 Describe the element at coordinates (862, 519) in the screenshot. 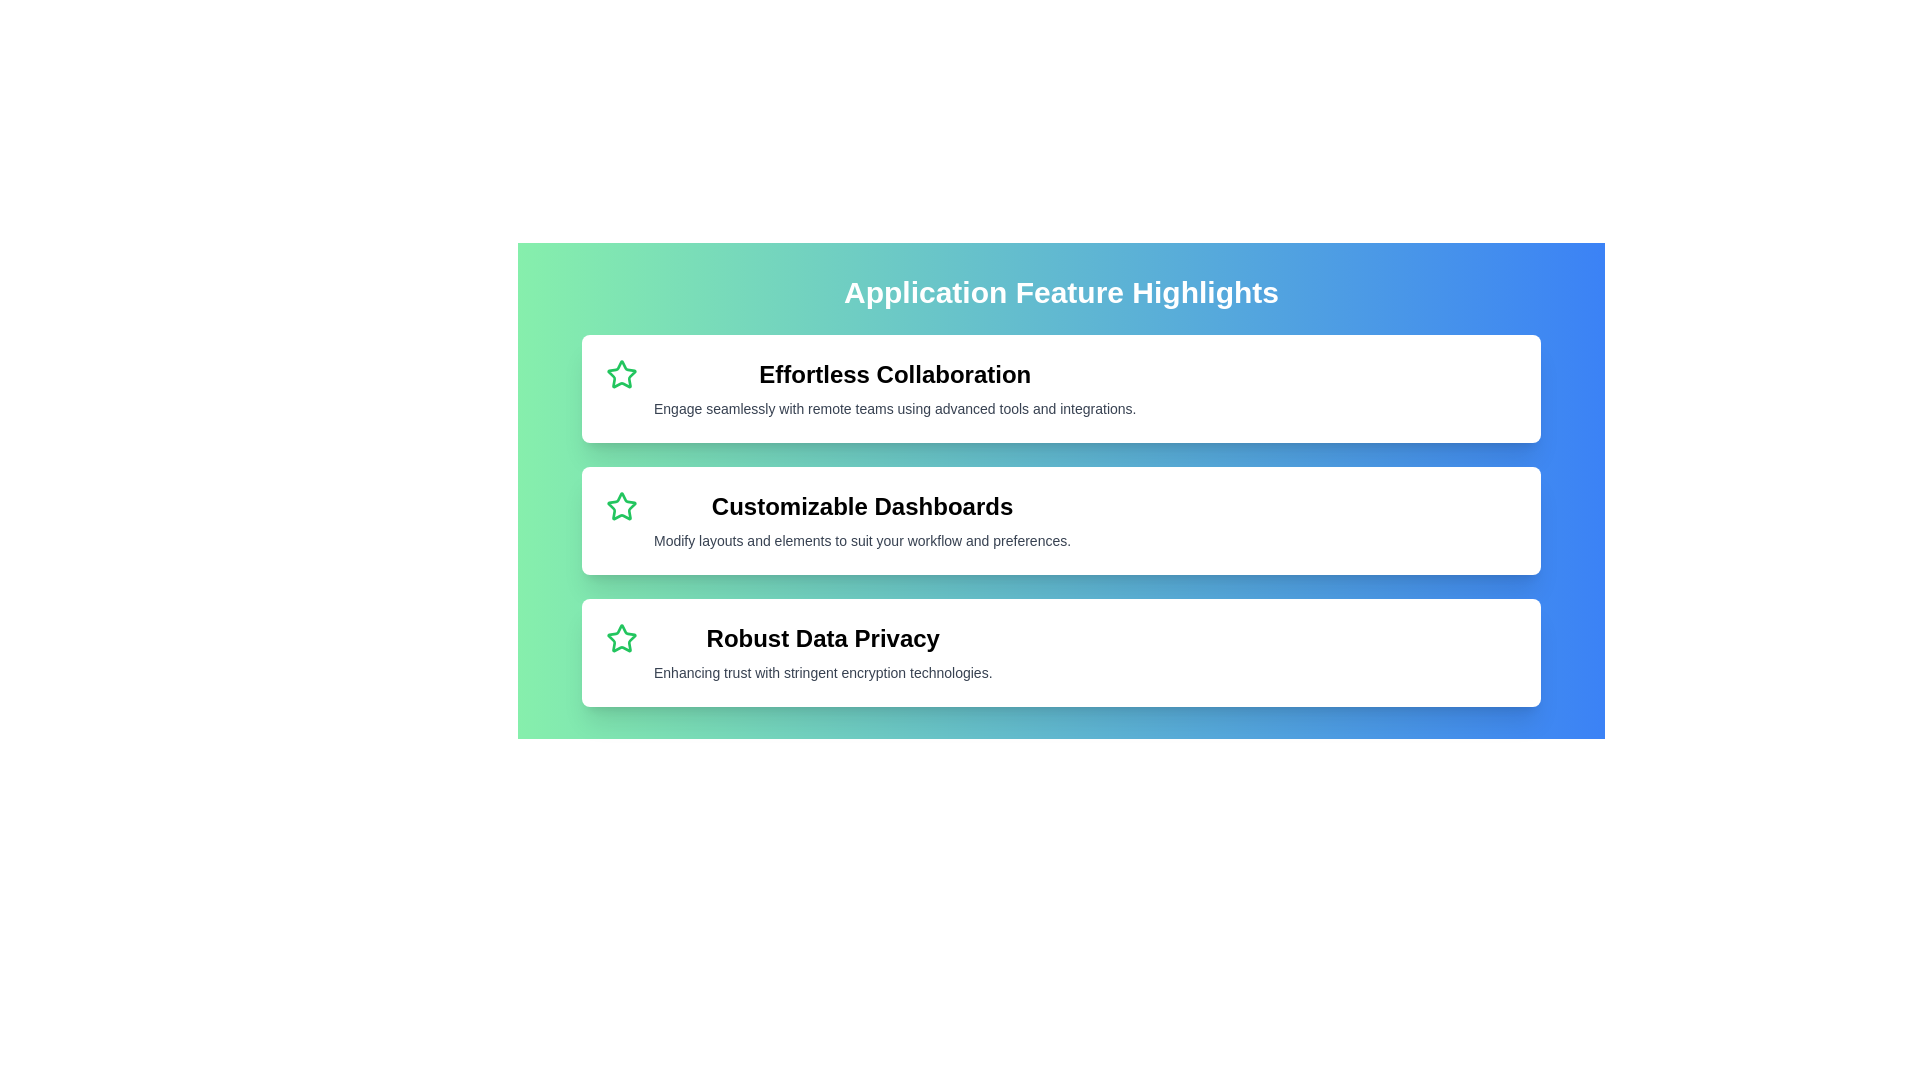

I see `the Text Block that contains the header 'Customizable Dashboards' and the description below it` at that location.